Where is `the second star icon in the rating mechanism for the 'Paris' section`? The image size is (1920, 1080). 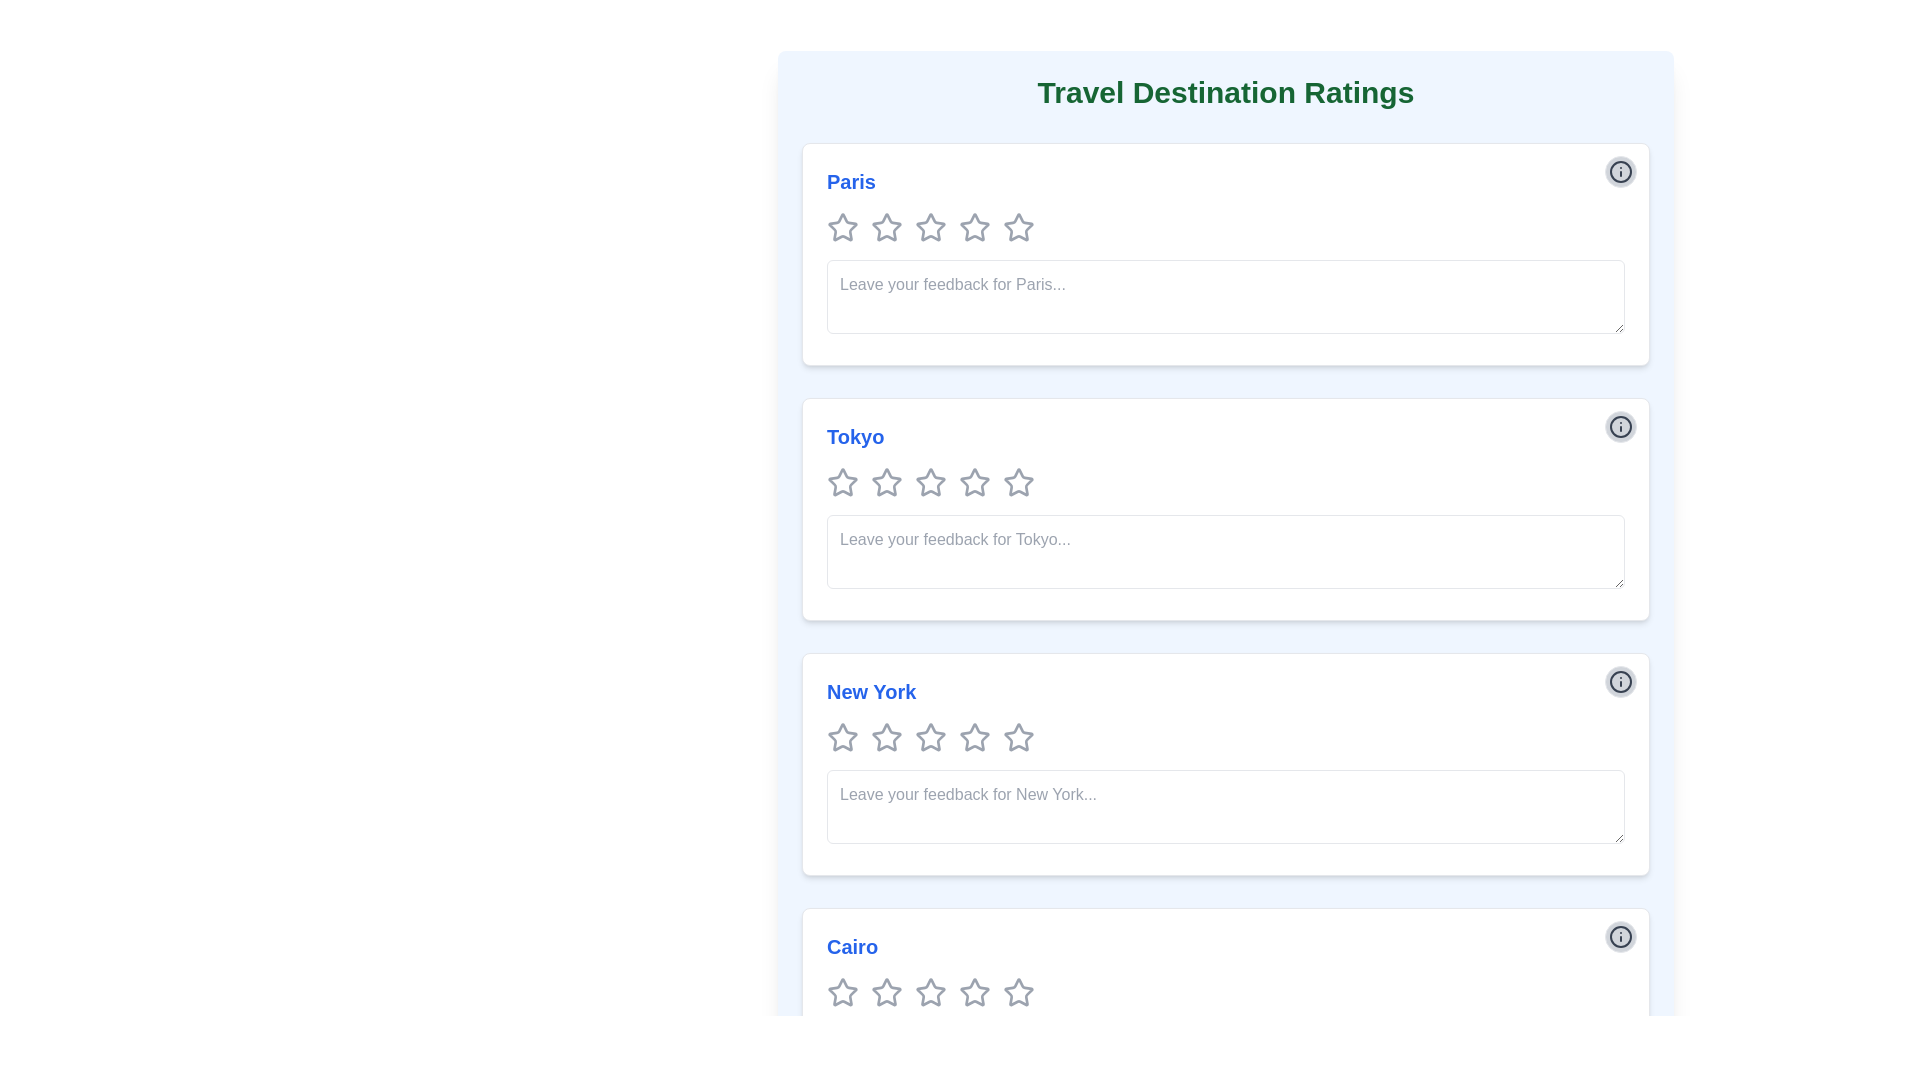 the second star icon in the rating mechanism for the 'Paris' section is located at coordinates (886, 226).